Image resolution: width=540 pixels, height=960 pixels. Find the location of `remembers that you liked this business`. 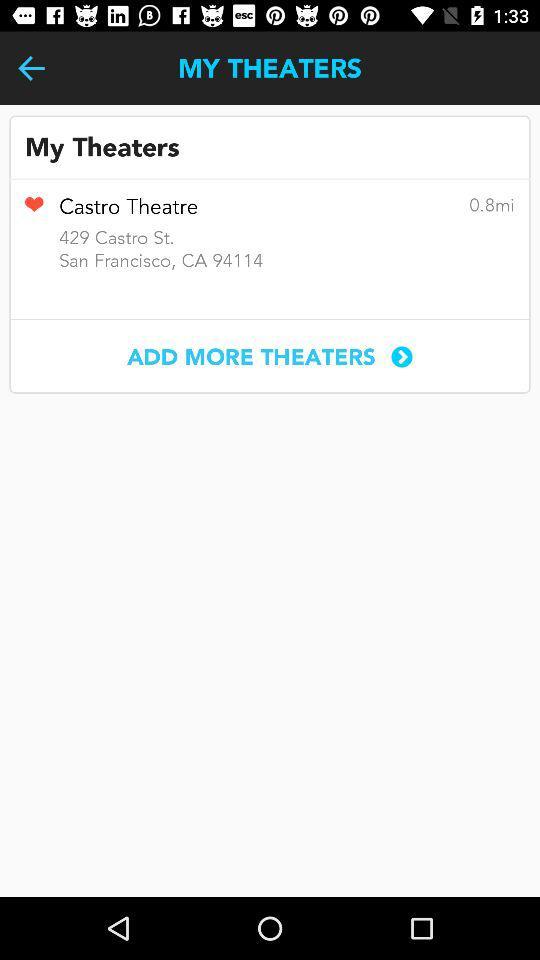

remembers that you liked this business is located at coordinates (33, 211).